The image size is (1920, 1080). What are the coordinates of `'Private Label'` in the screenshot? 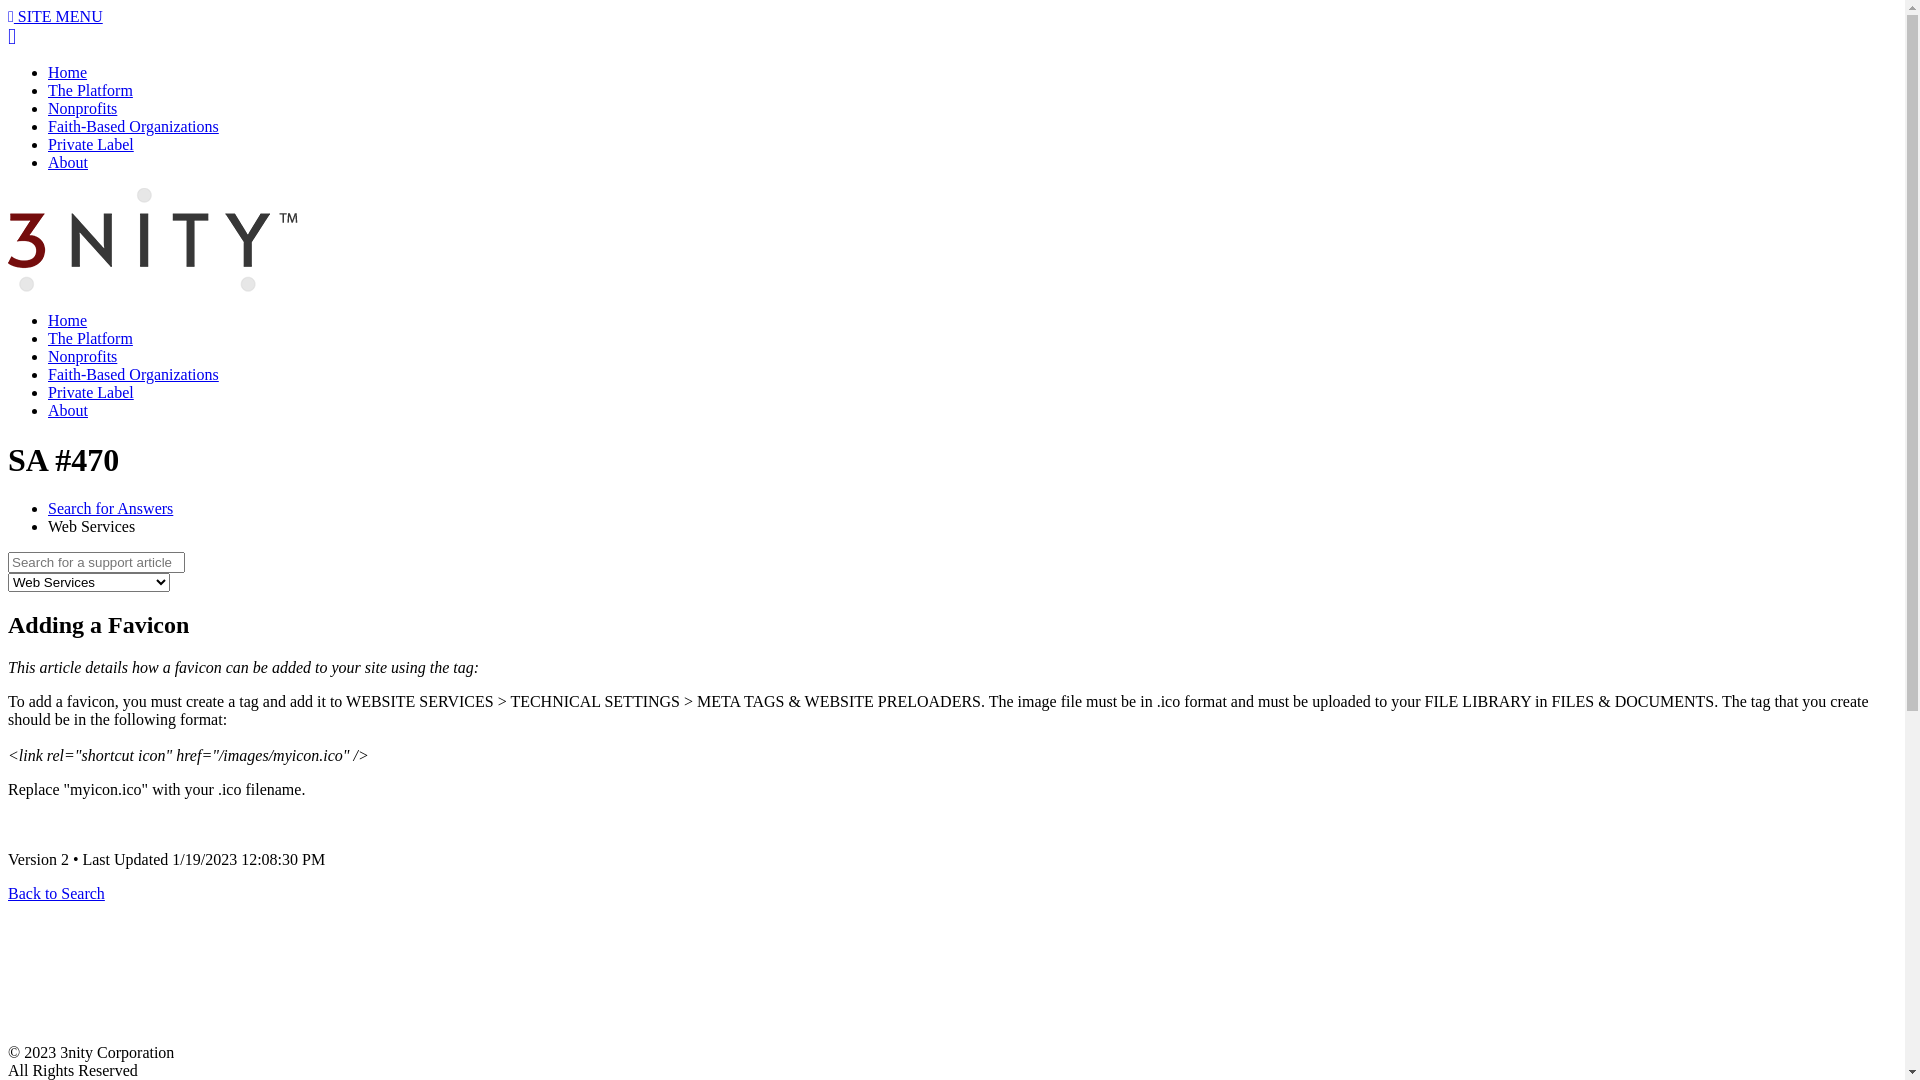 It's located at (90, 143).